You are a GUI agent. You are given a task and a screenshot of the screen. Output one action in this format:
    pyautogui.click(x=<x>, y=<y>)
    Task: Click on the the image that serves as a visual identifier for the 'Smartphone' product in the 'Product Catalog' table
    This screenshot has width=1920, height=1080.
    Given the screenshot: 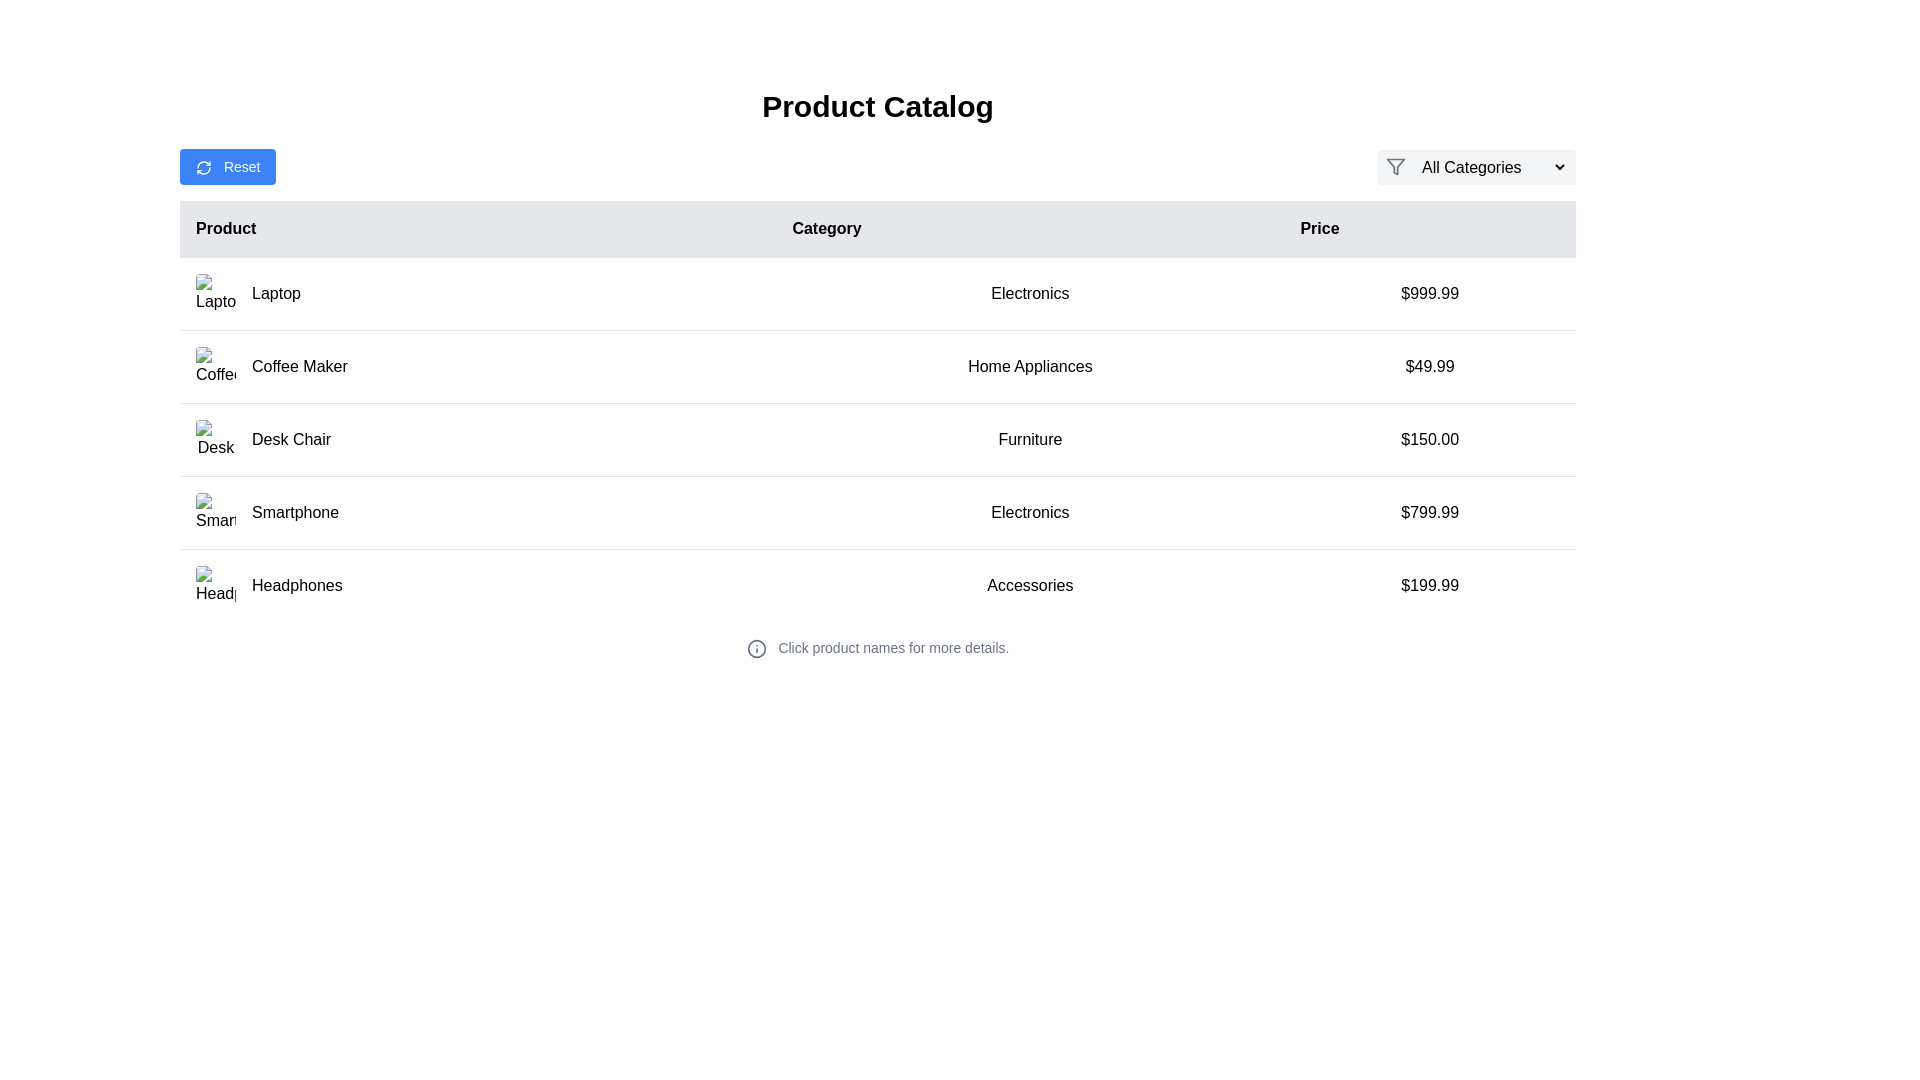 What is the action you would take?
    pyautogui.click(x=216, y=512)
    